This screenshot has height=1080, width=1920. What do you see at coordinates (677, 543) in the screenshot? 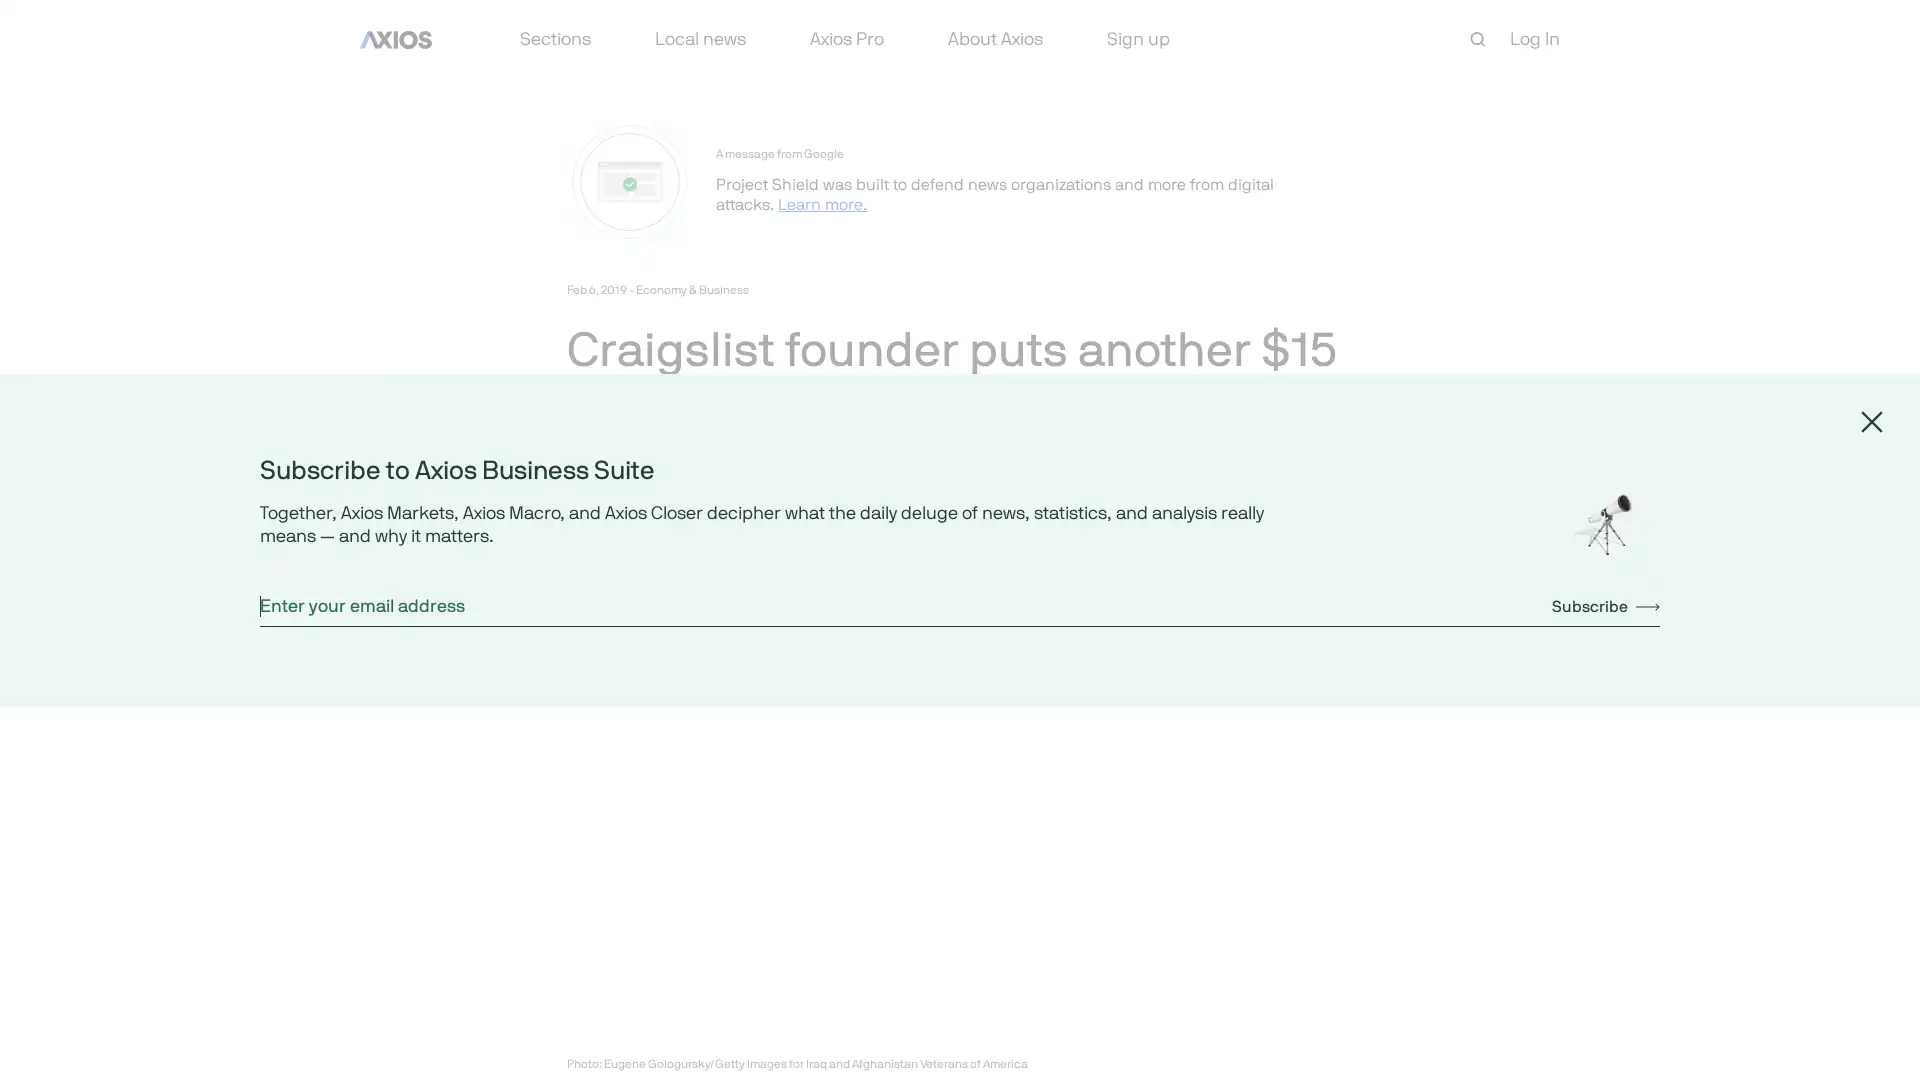
I see `linkedin` at bounding box center [677, 543].